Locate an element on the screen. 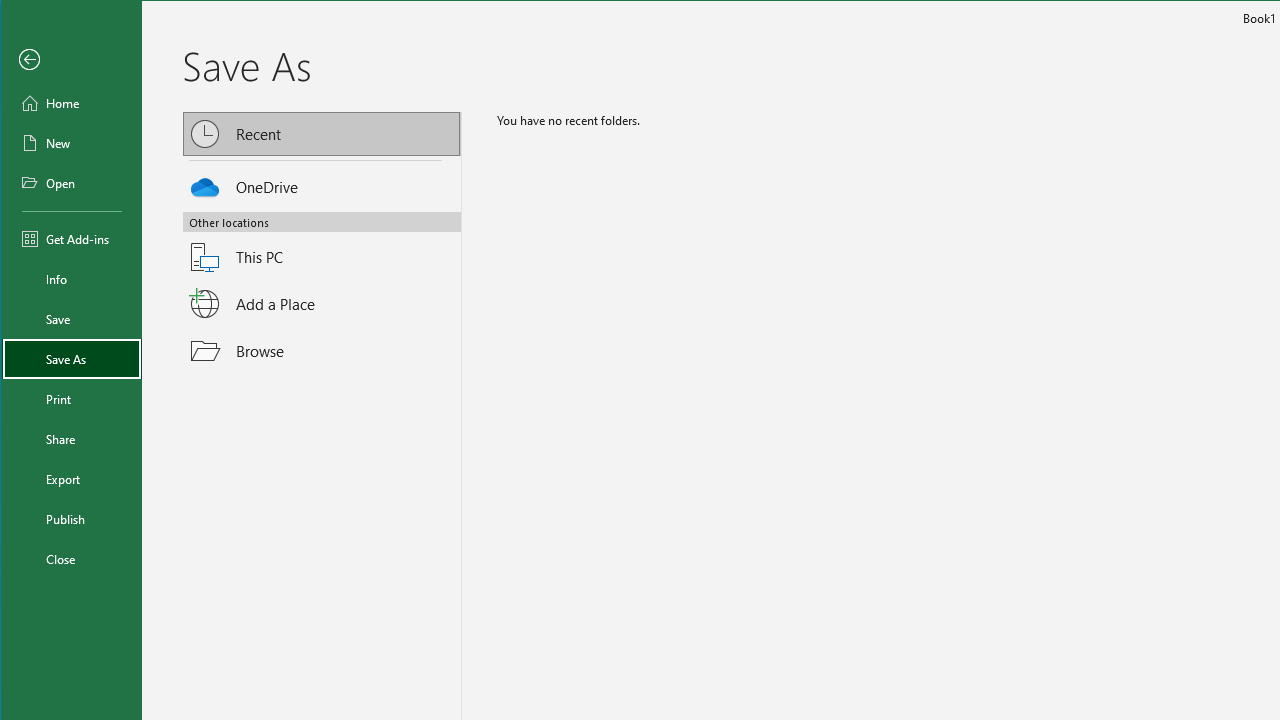 This screenshot has width=1280, height=720. 'Home' is located at coordinates (72, 102).